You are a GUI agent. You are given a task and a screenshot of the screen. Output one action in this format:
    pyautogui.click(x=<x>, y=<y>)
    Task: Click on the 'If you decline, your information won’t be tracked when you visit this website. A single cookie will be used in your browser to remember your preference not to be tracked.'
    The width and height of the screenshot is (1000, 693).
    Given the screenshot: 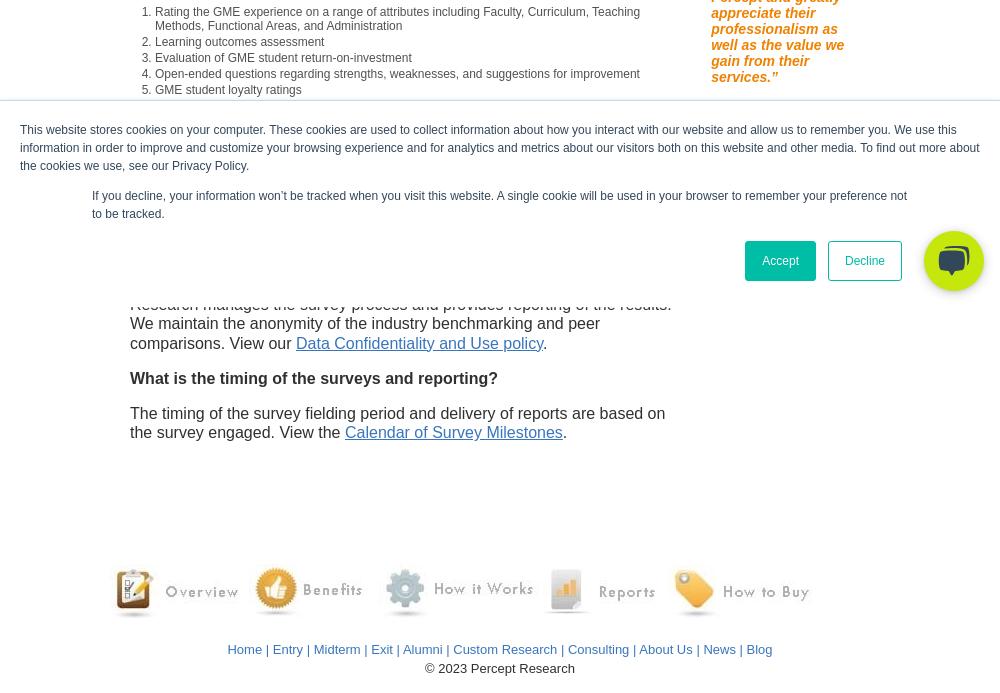 What is the action you would take?
    pyautogui.click(x=91, y=204)
    